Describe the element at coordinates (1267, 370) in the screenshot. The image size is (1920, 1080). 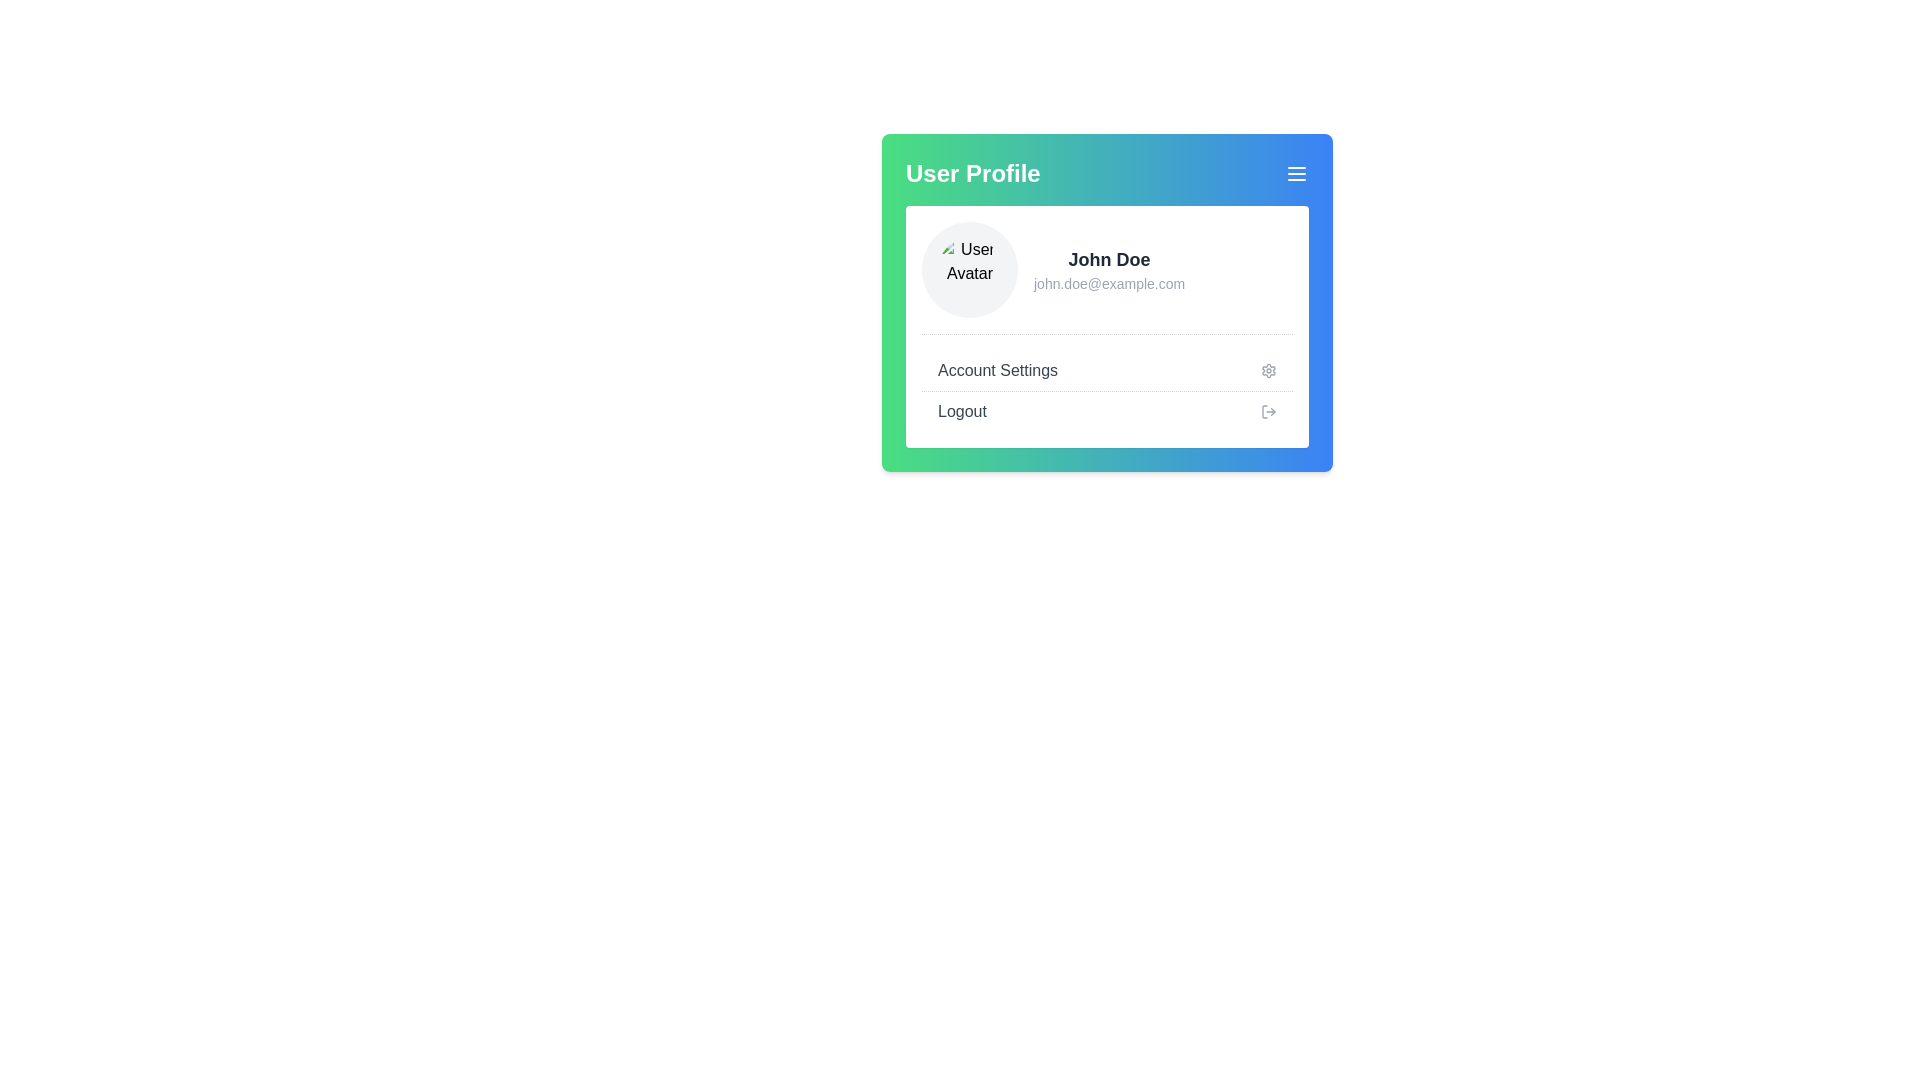
I see `the gear-shaped settings icon located adjacent to the 'Account Settings' text in the UI` at that location.